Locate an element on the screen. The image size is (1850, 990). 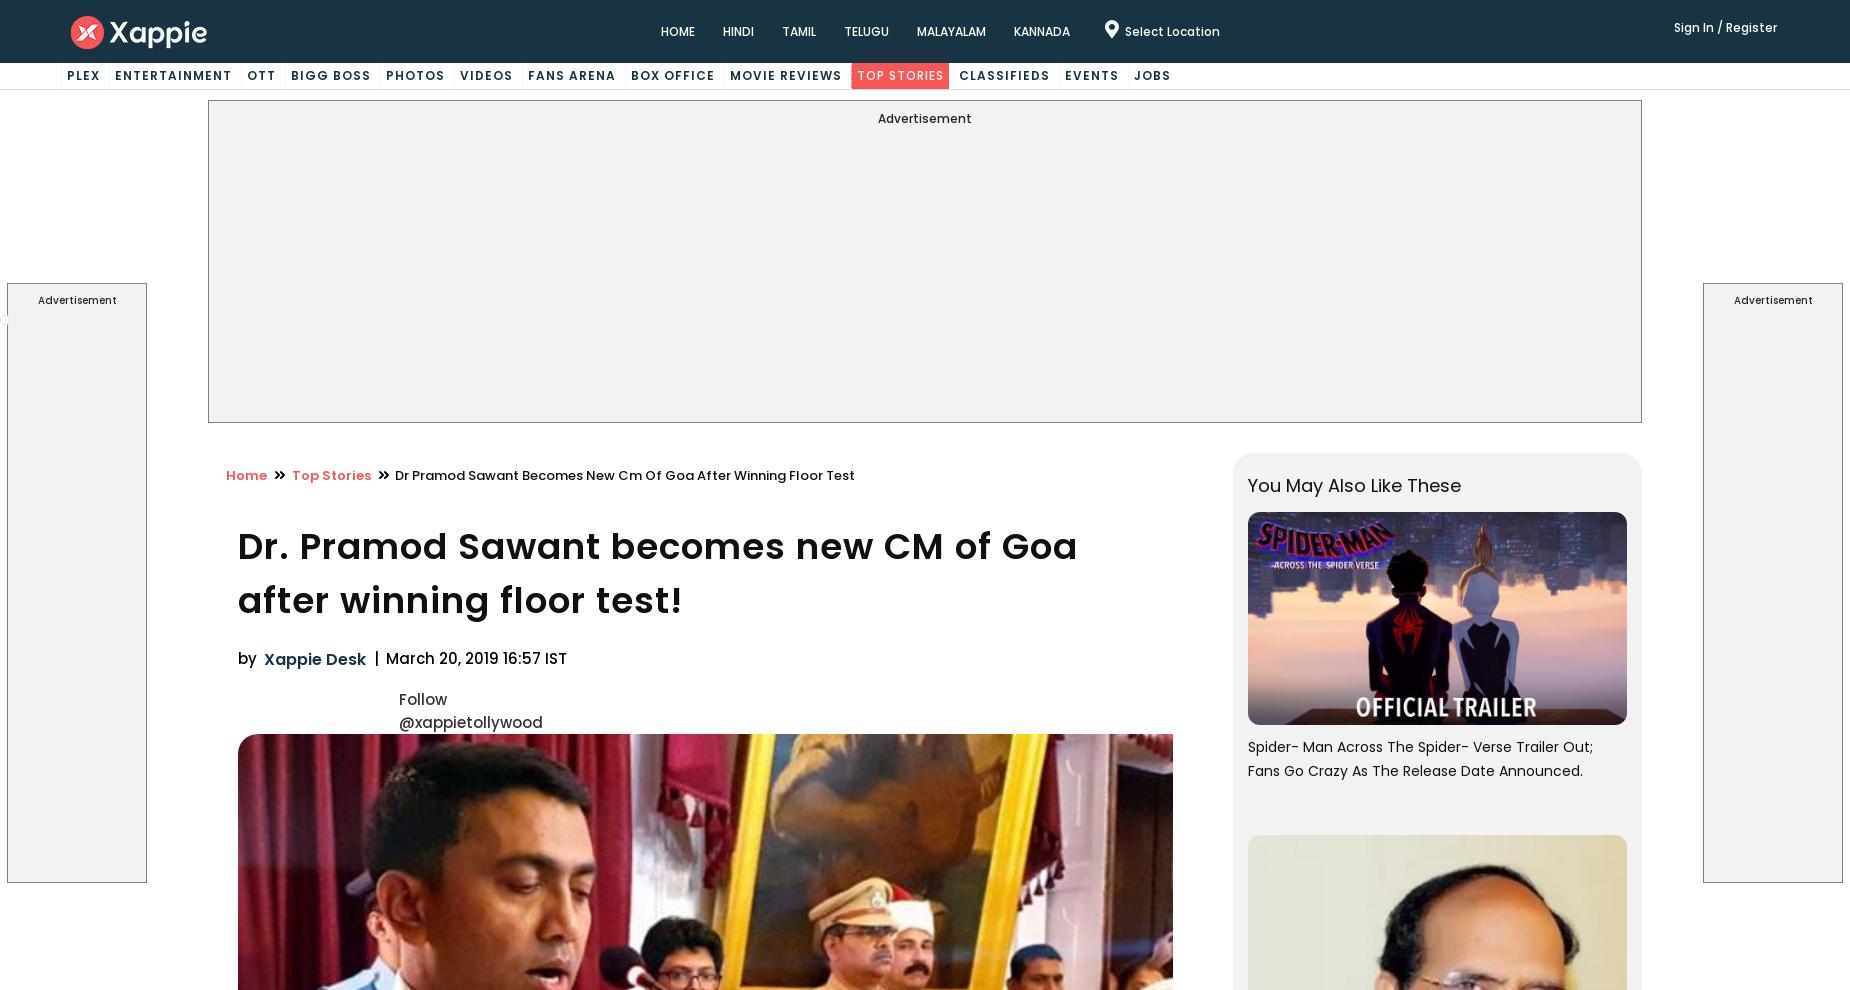
'Xappie Desk' is located at coordinates (314, 659).